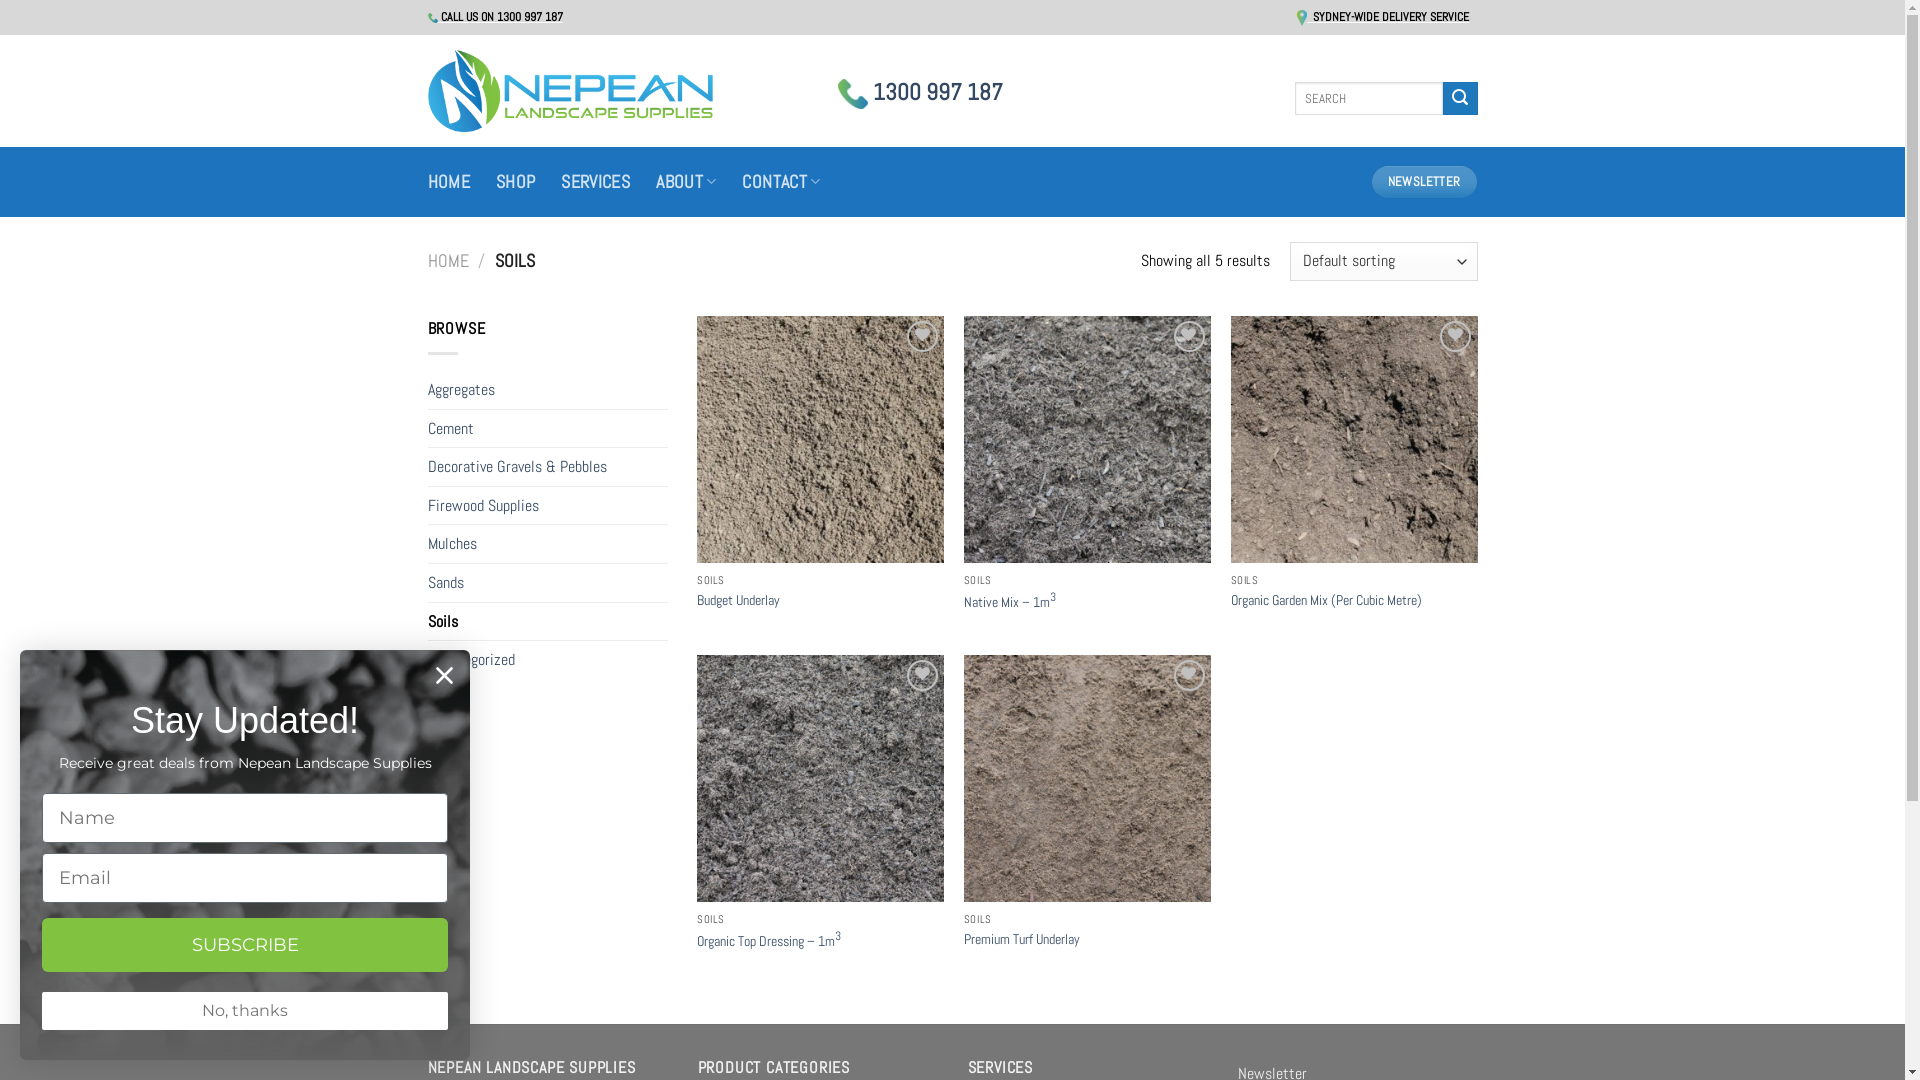 Image resolution: width=1920 pixels, height=1080 pixels. What do you see at coordinates (243, 1010) in the screenshot?
I see `'No, thanks'` at bounding box center [243, 1010].